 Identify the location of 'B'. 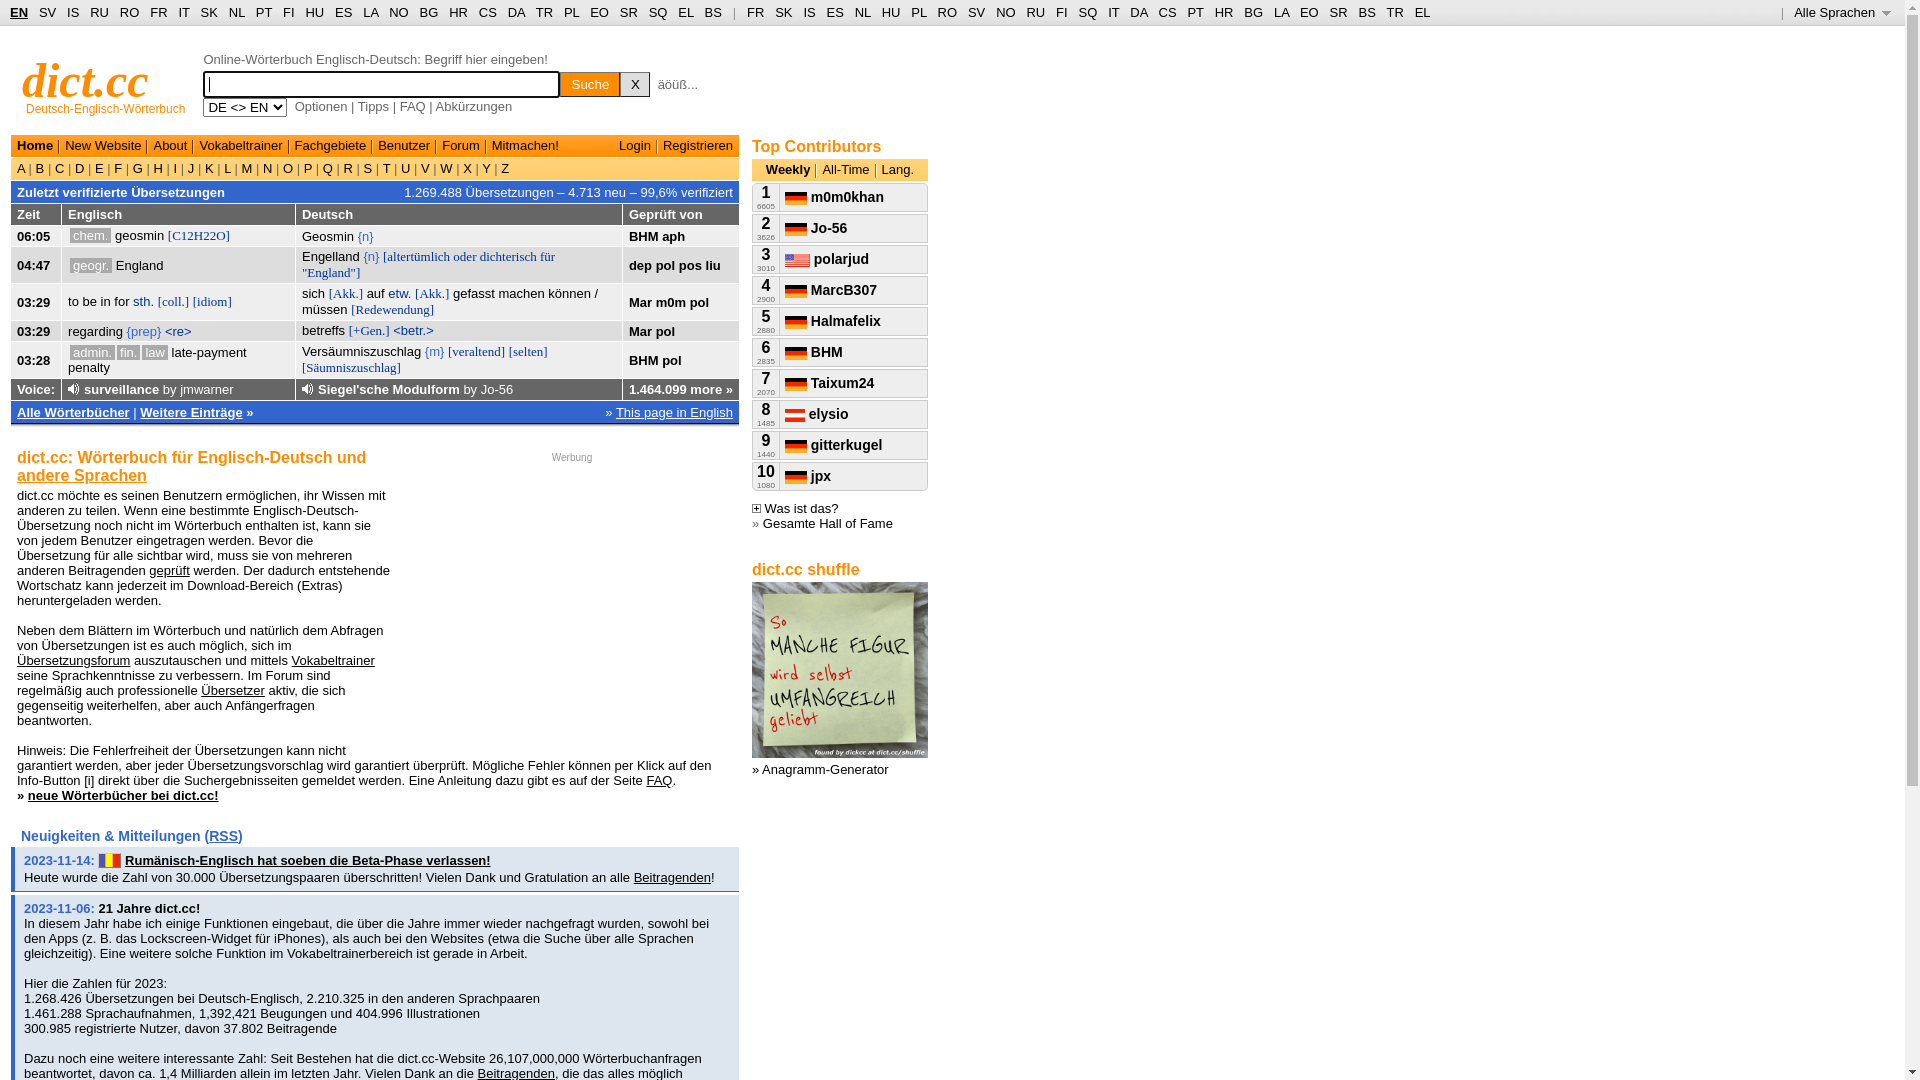
(39, 167).